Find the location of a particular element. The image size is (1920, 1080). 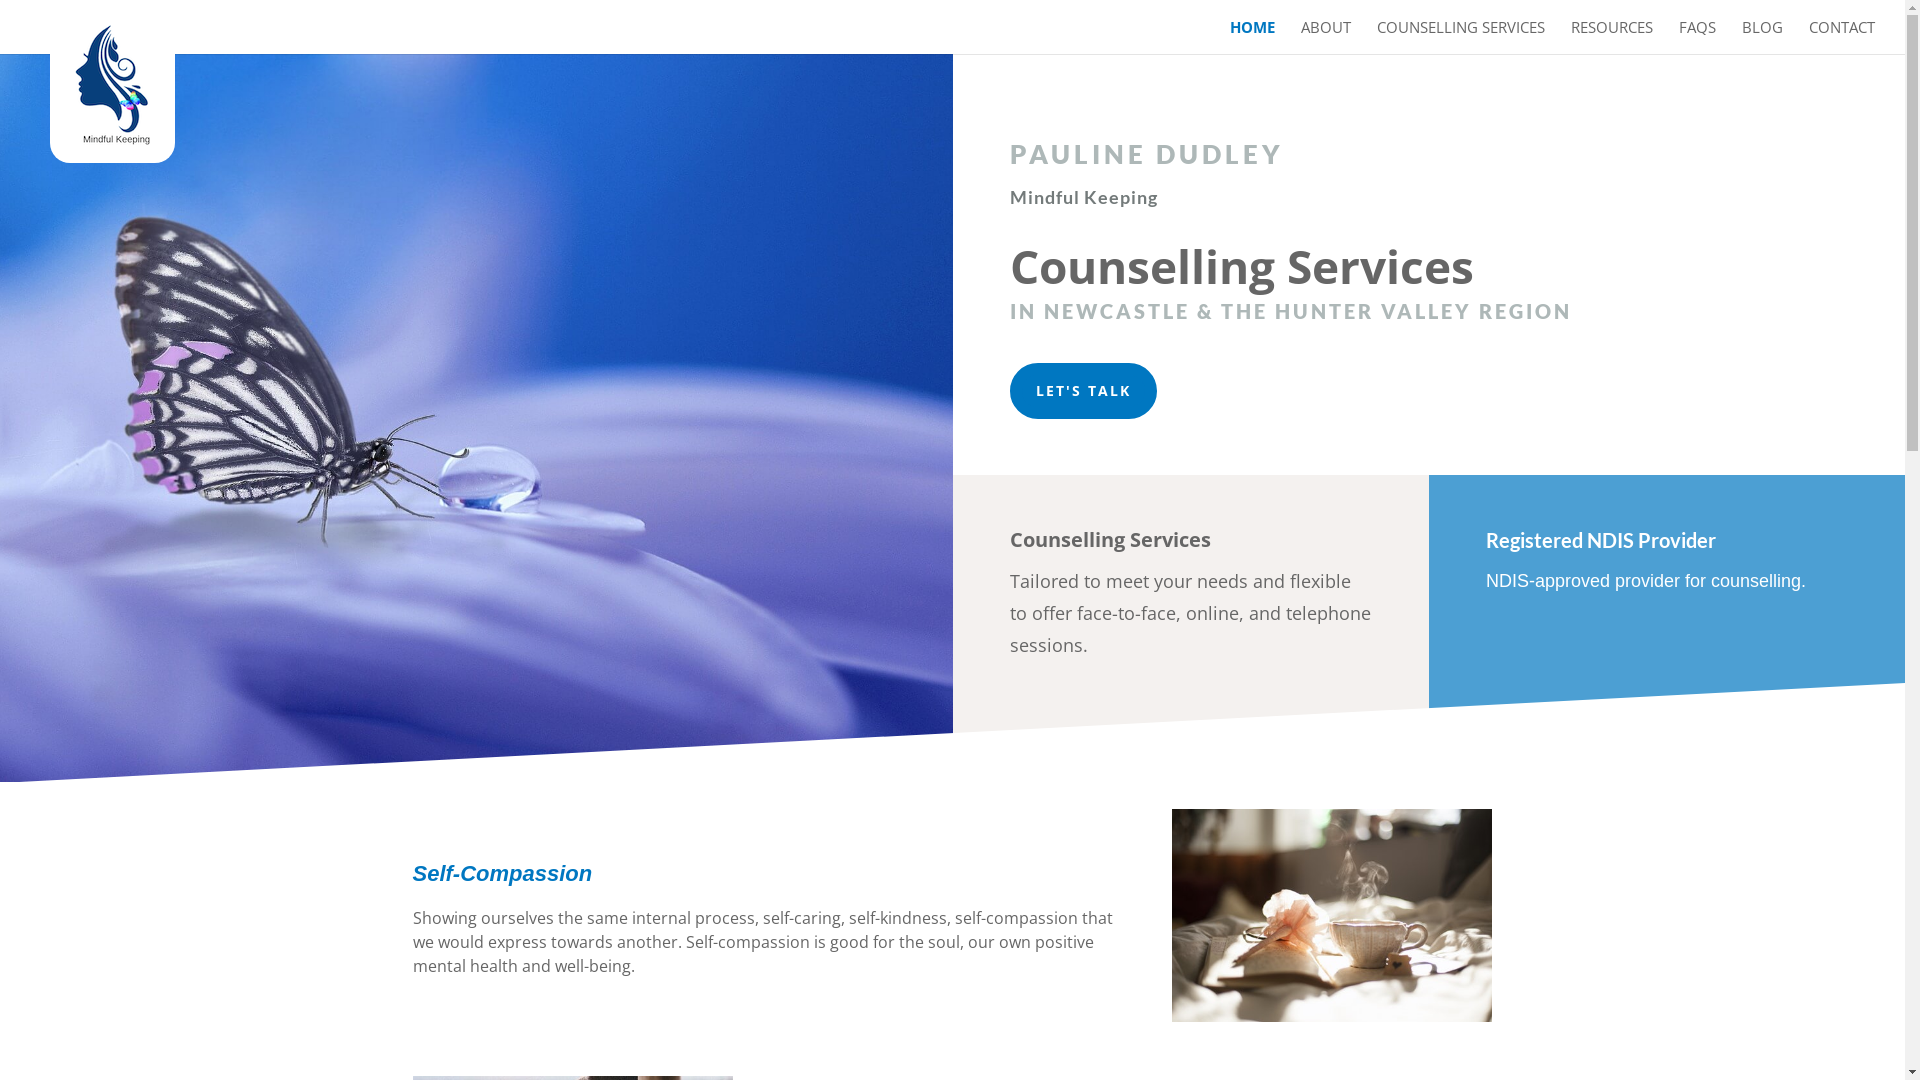

'CONTACT' is located at coordinates (1841, 37).